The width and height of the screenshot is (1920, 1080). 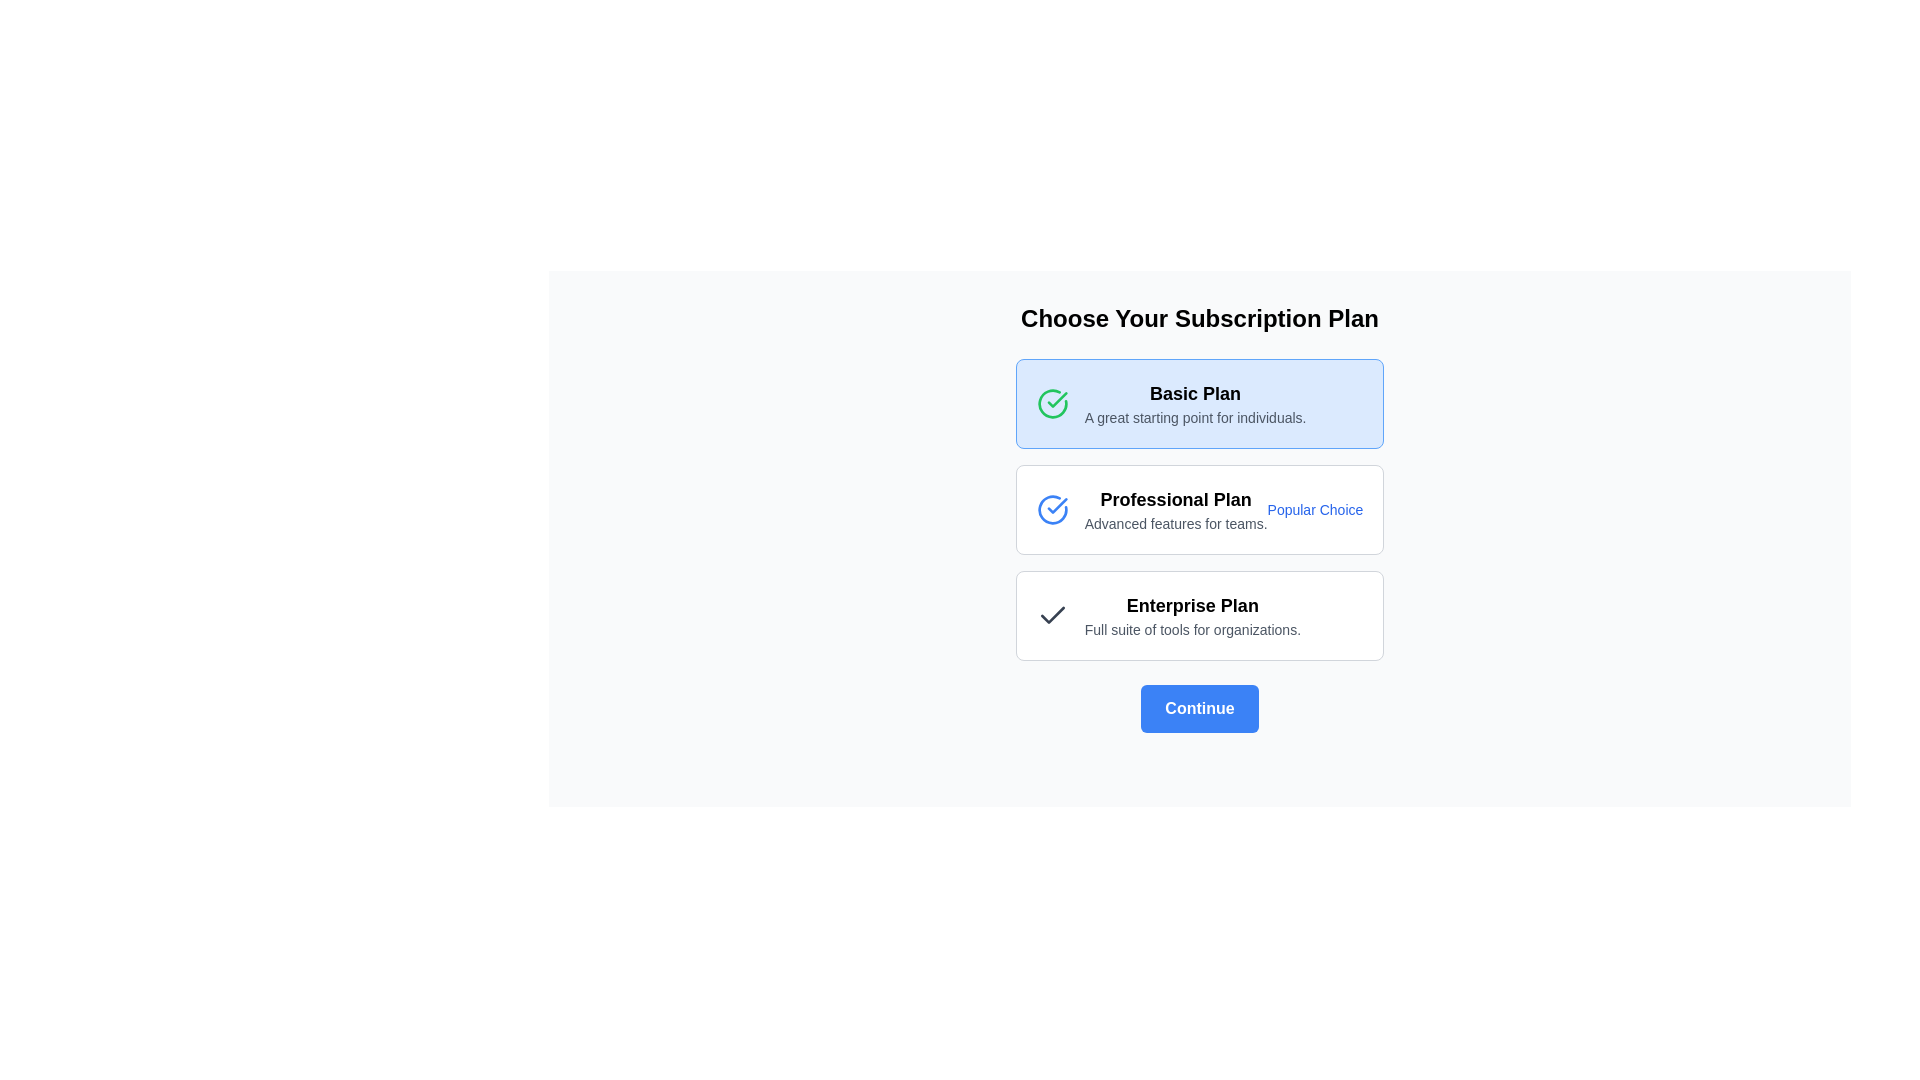 I want to click on the checkmark icon within the SVG component that represents a selection or confirmation, located adjacent to the 'Basic Plan' label, so click(x=1056, y=504).